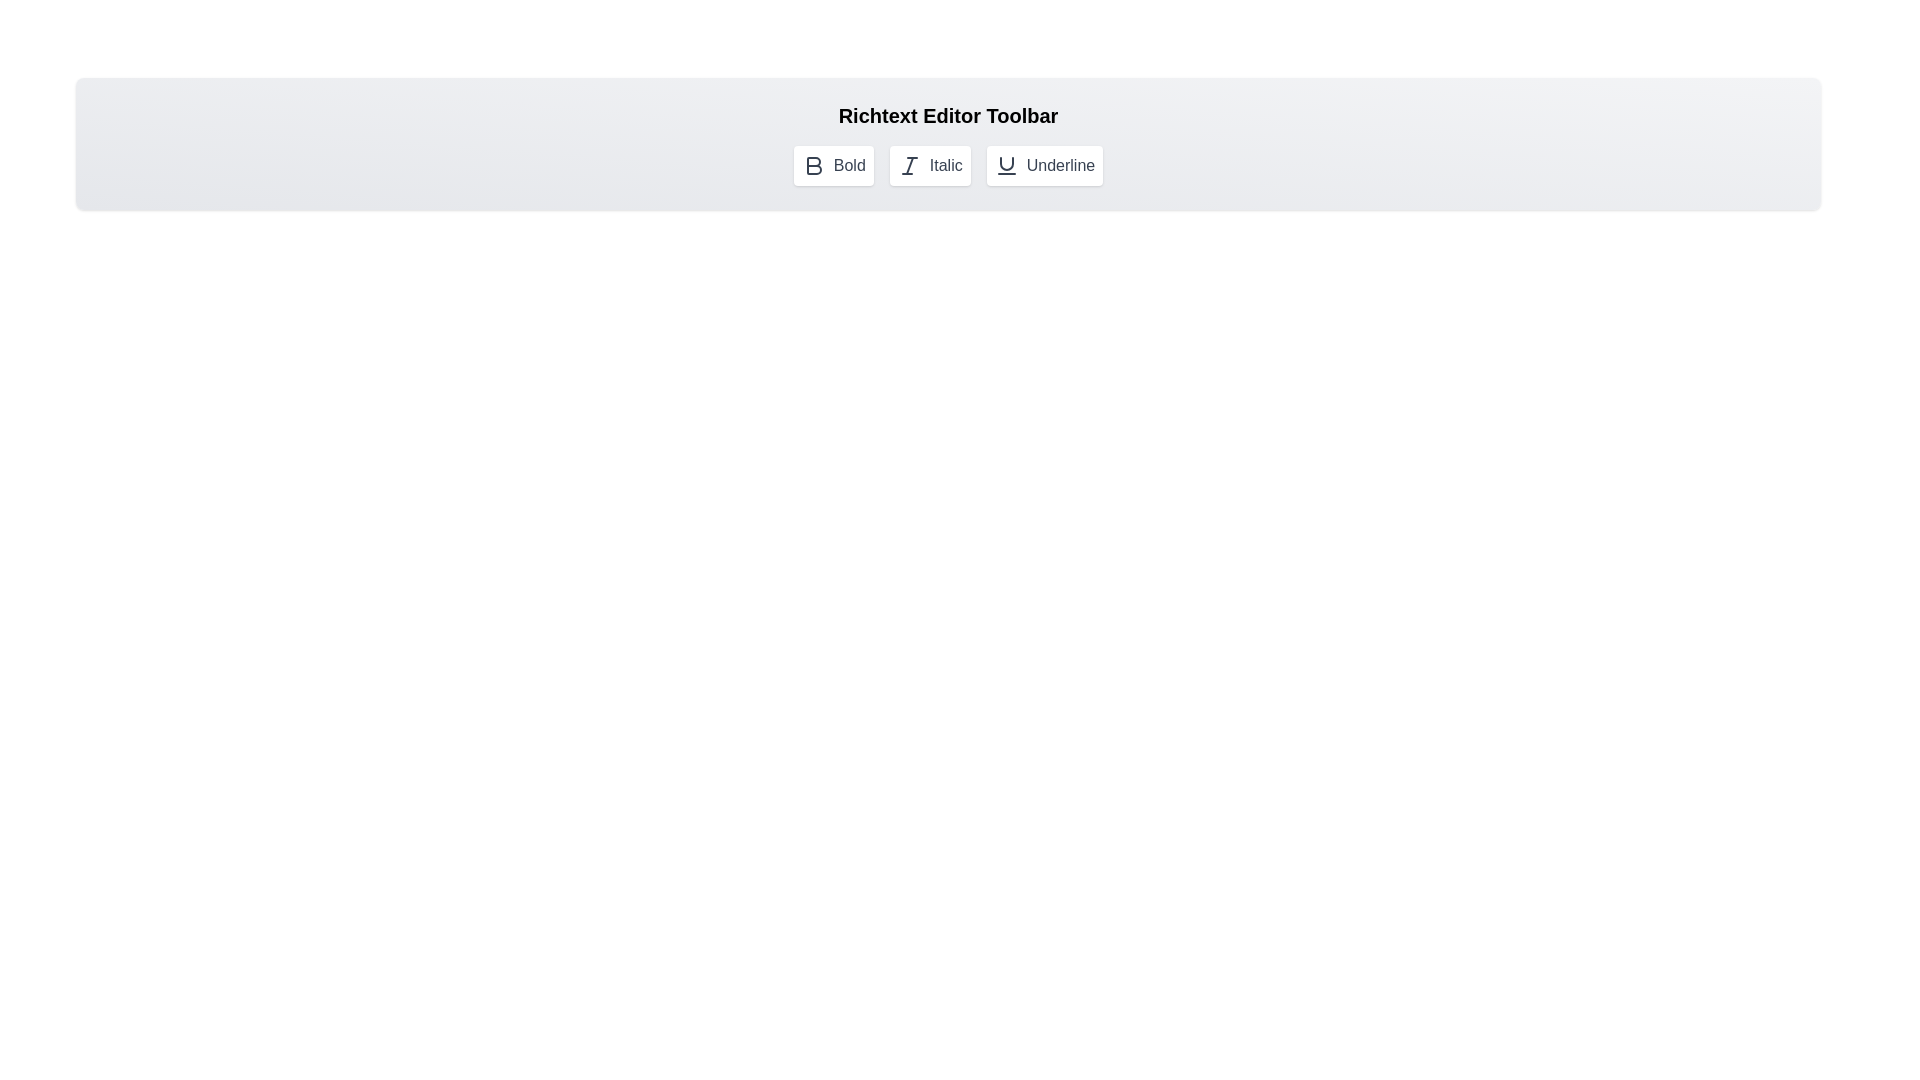 This screenshot has width=1920, height=1080. Describe the element at coordinates (833, 164) in the screenshot. I see `the 'Bold' button to toggle bold formatting` at that location.